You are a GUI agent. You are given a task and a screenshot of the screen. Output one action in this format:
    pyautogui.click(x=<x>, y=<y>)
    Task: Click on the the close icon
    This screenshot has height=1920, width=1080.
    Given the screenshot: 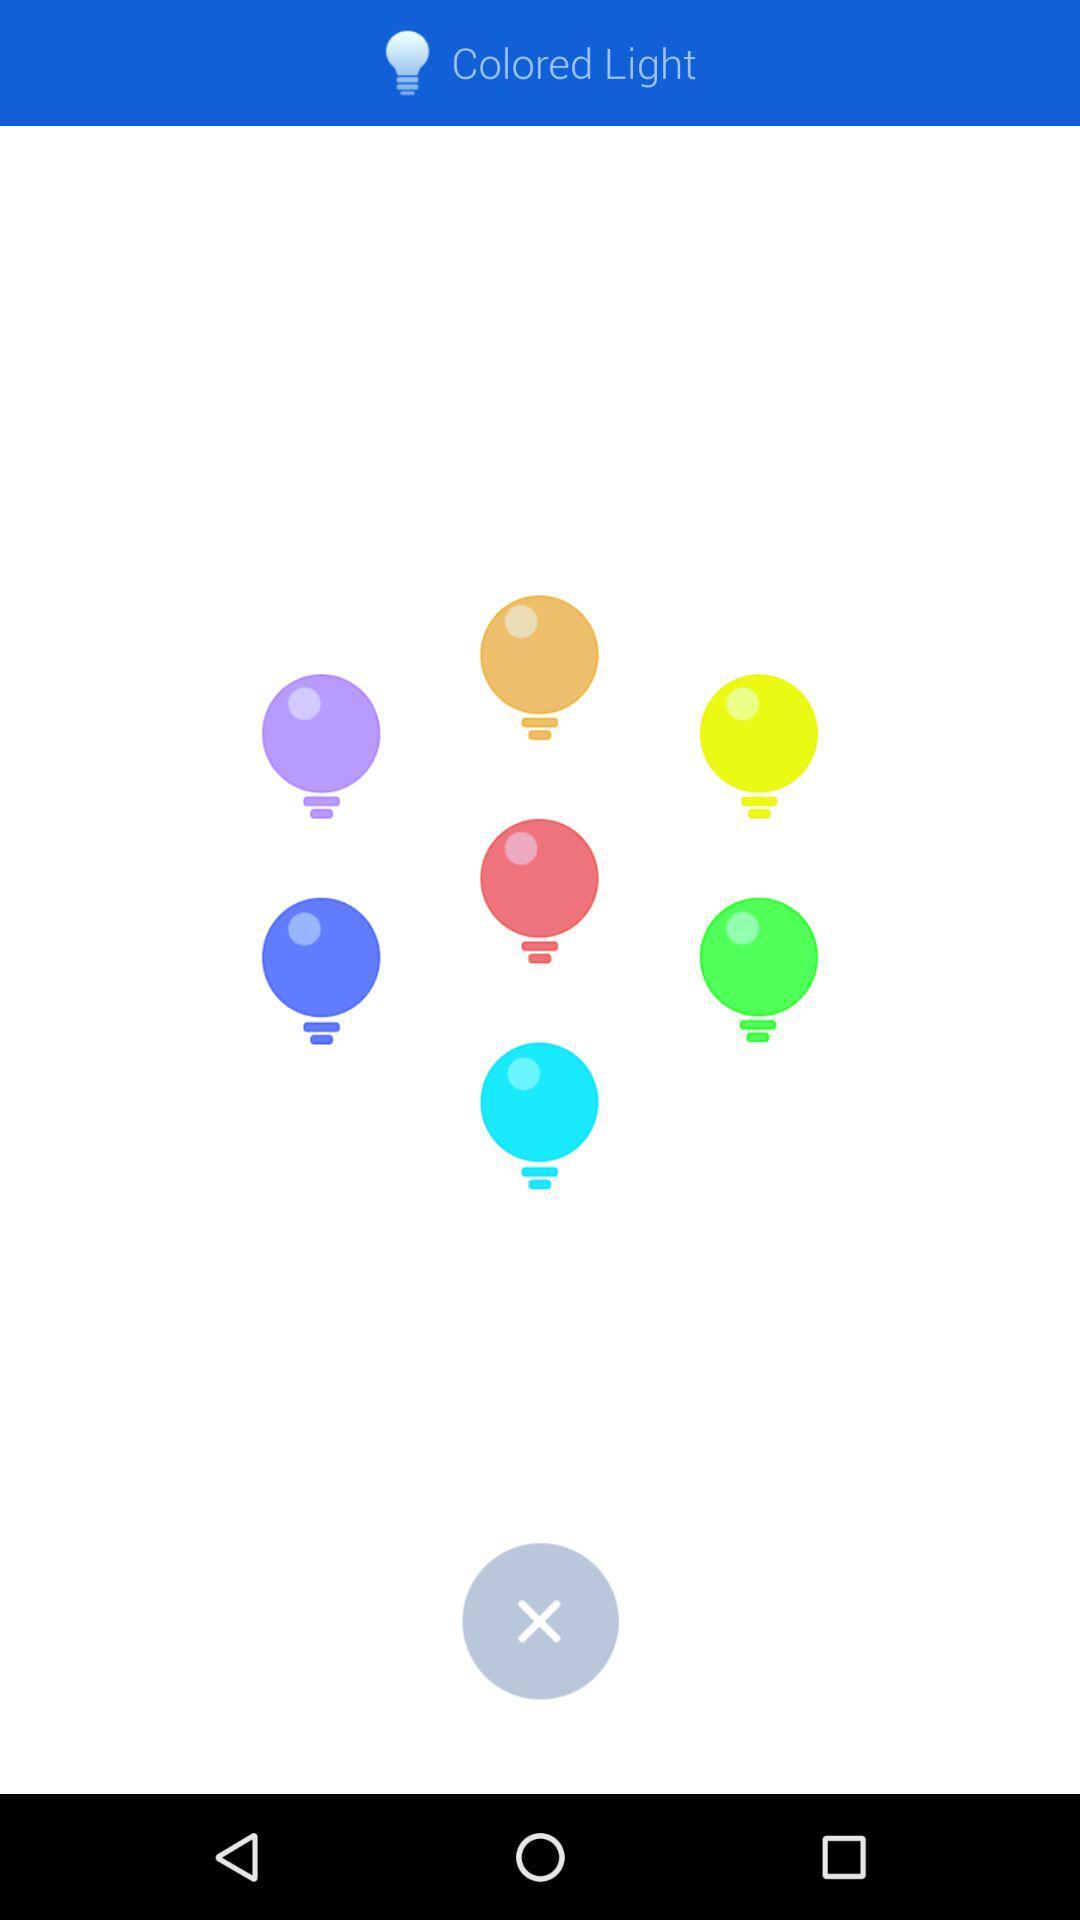 What is the action you would take?
    pyautogui.click(x=540, y=1733)
    